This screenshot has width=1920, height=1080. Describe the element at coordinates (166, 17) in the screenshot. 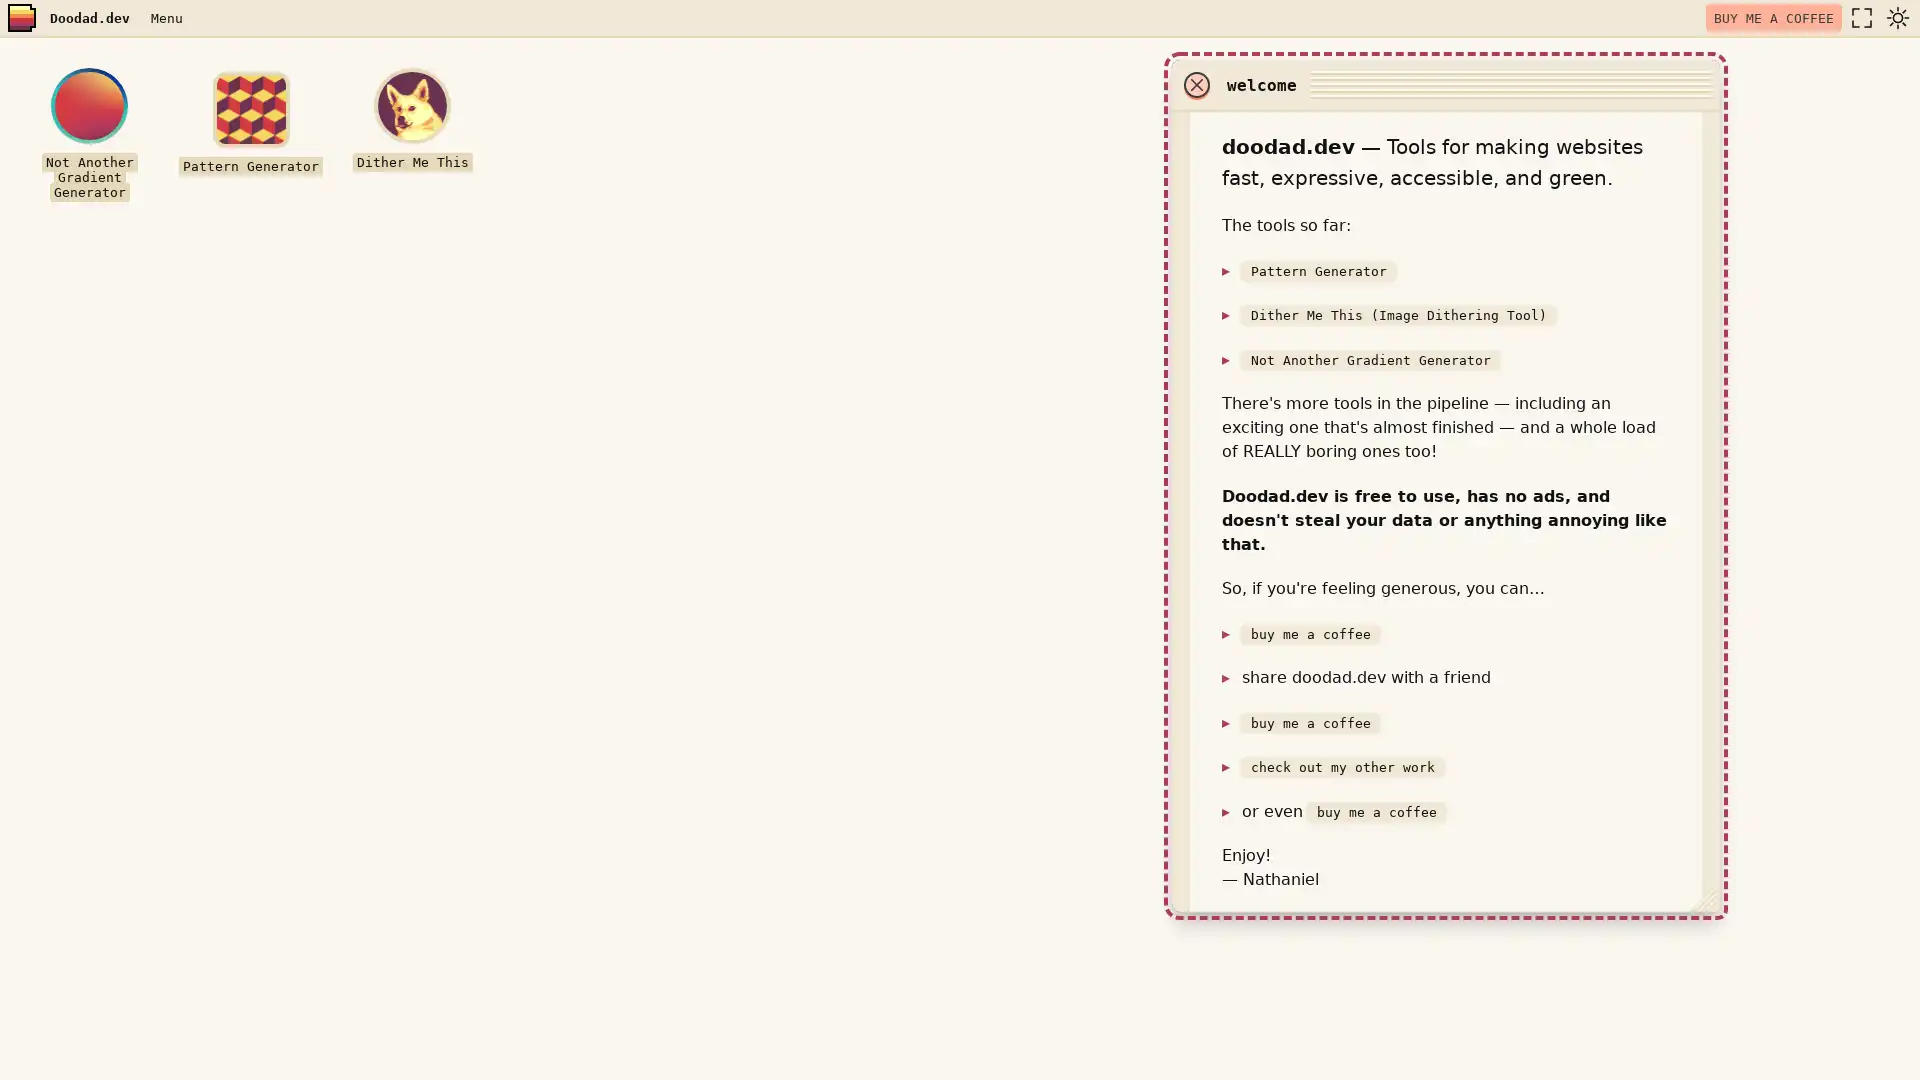

I see `Menu` at that location.